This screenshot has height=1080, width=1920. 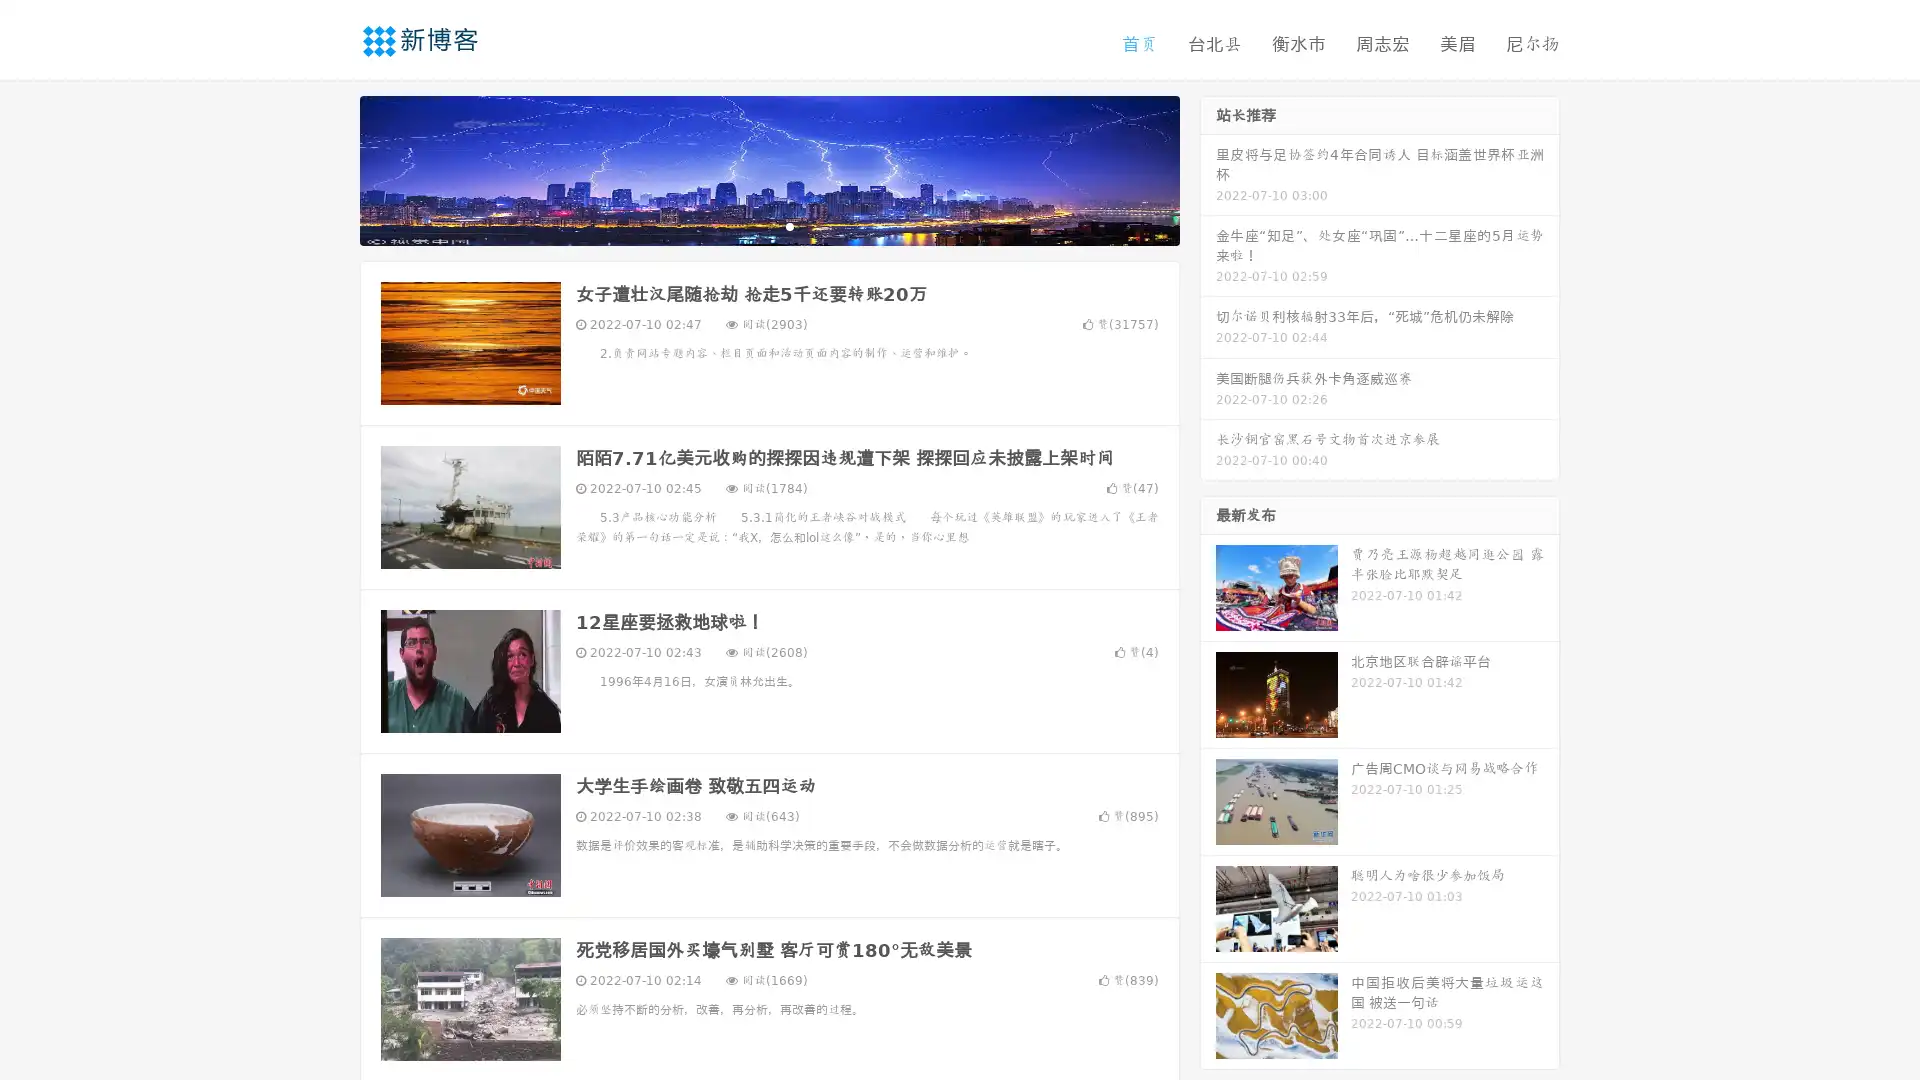 I want to click on Previous slide, so click(x=330, y=168).